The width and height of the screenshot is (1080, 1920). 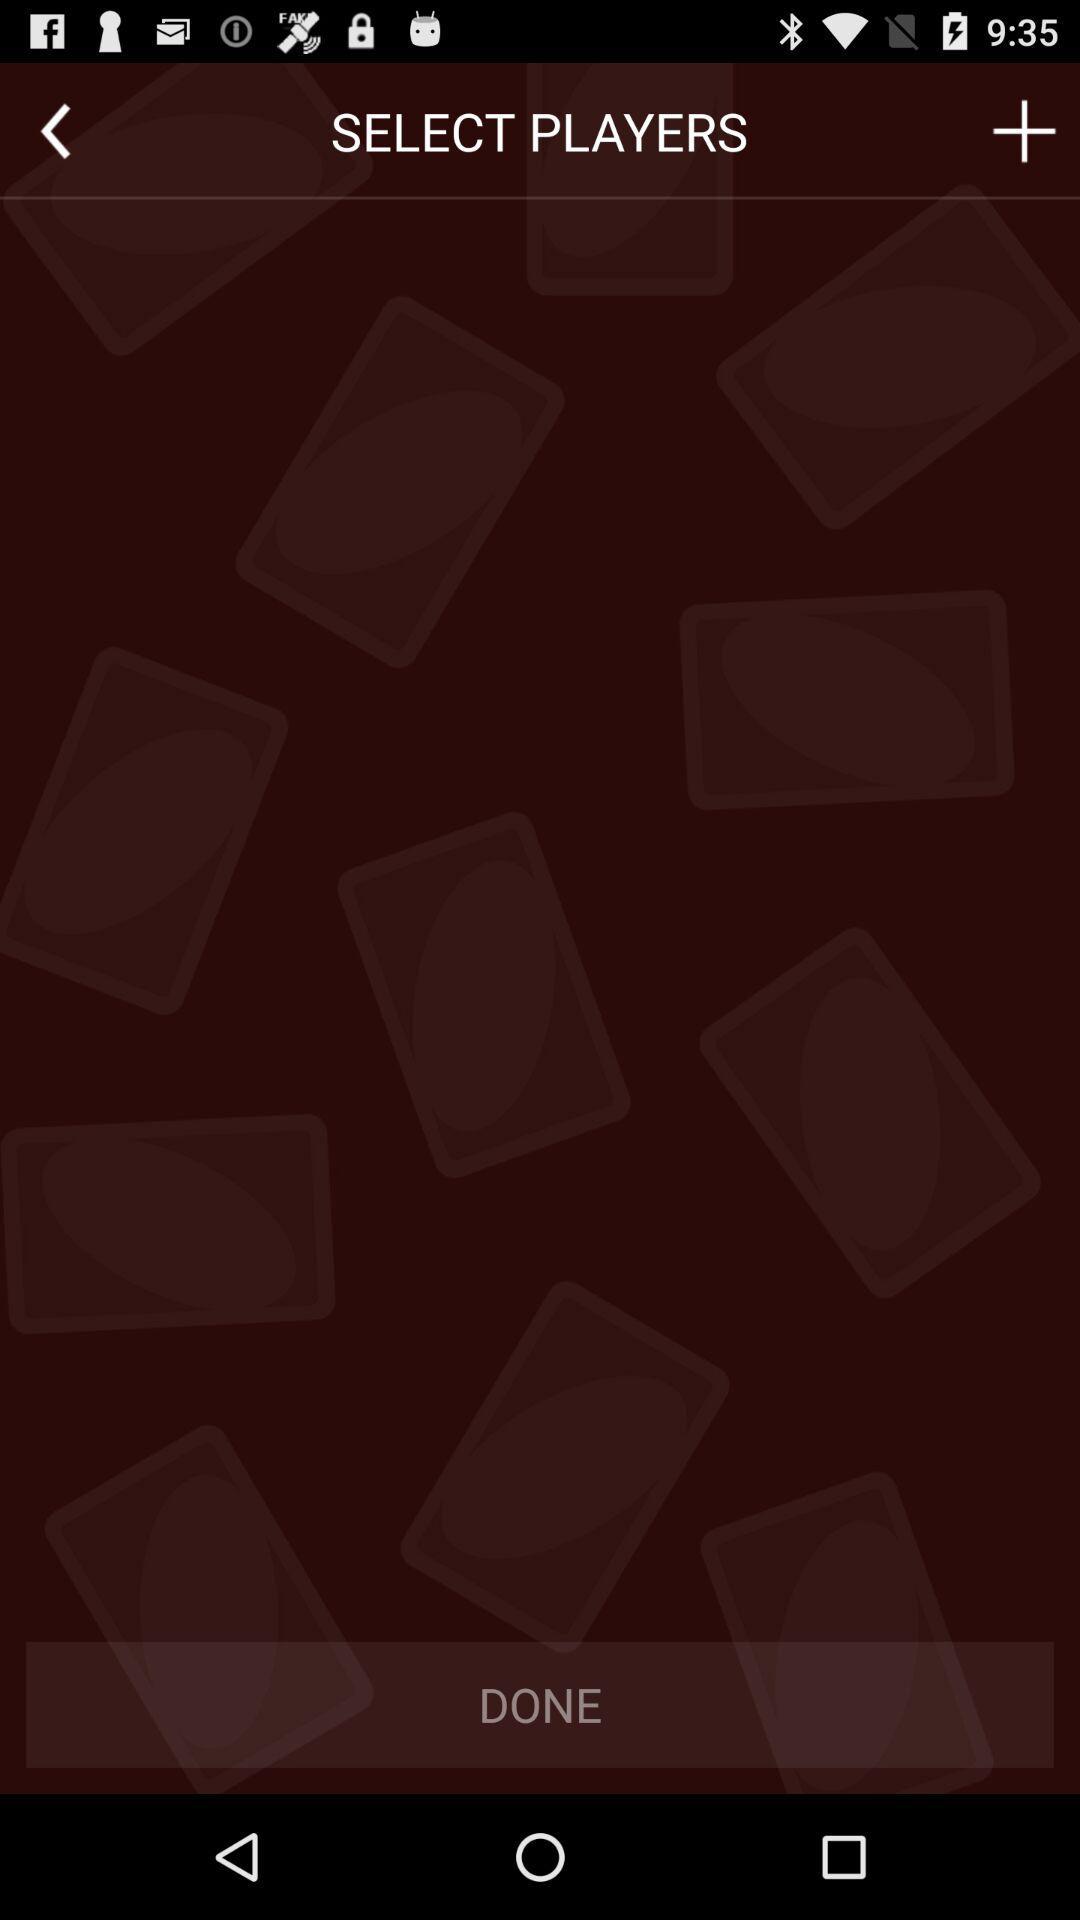 I want to click on go back, so click(x=54, y=130).